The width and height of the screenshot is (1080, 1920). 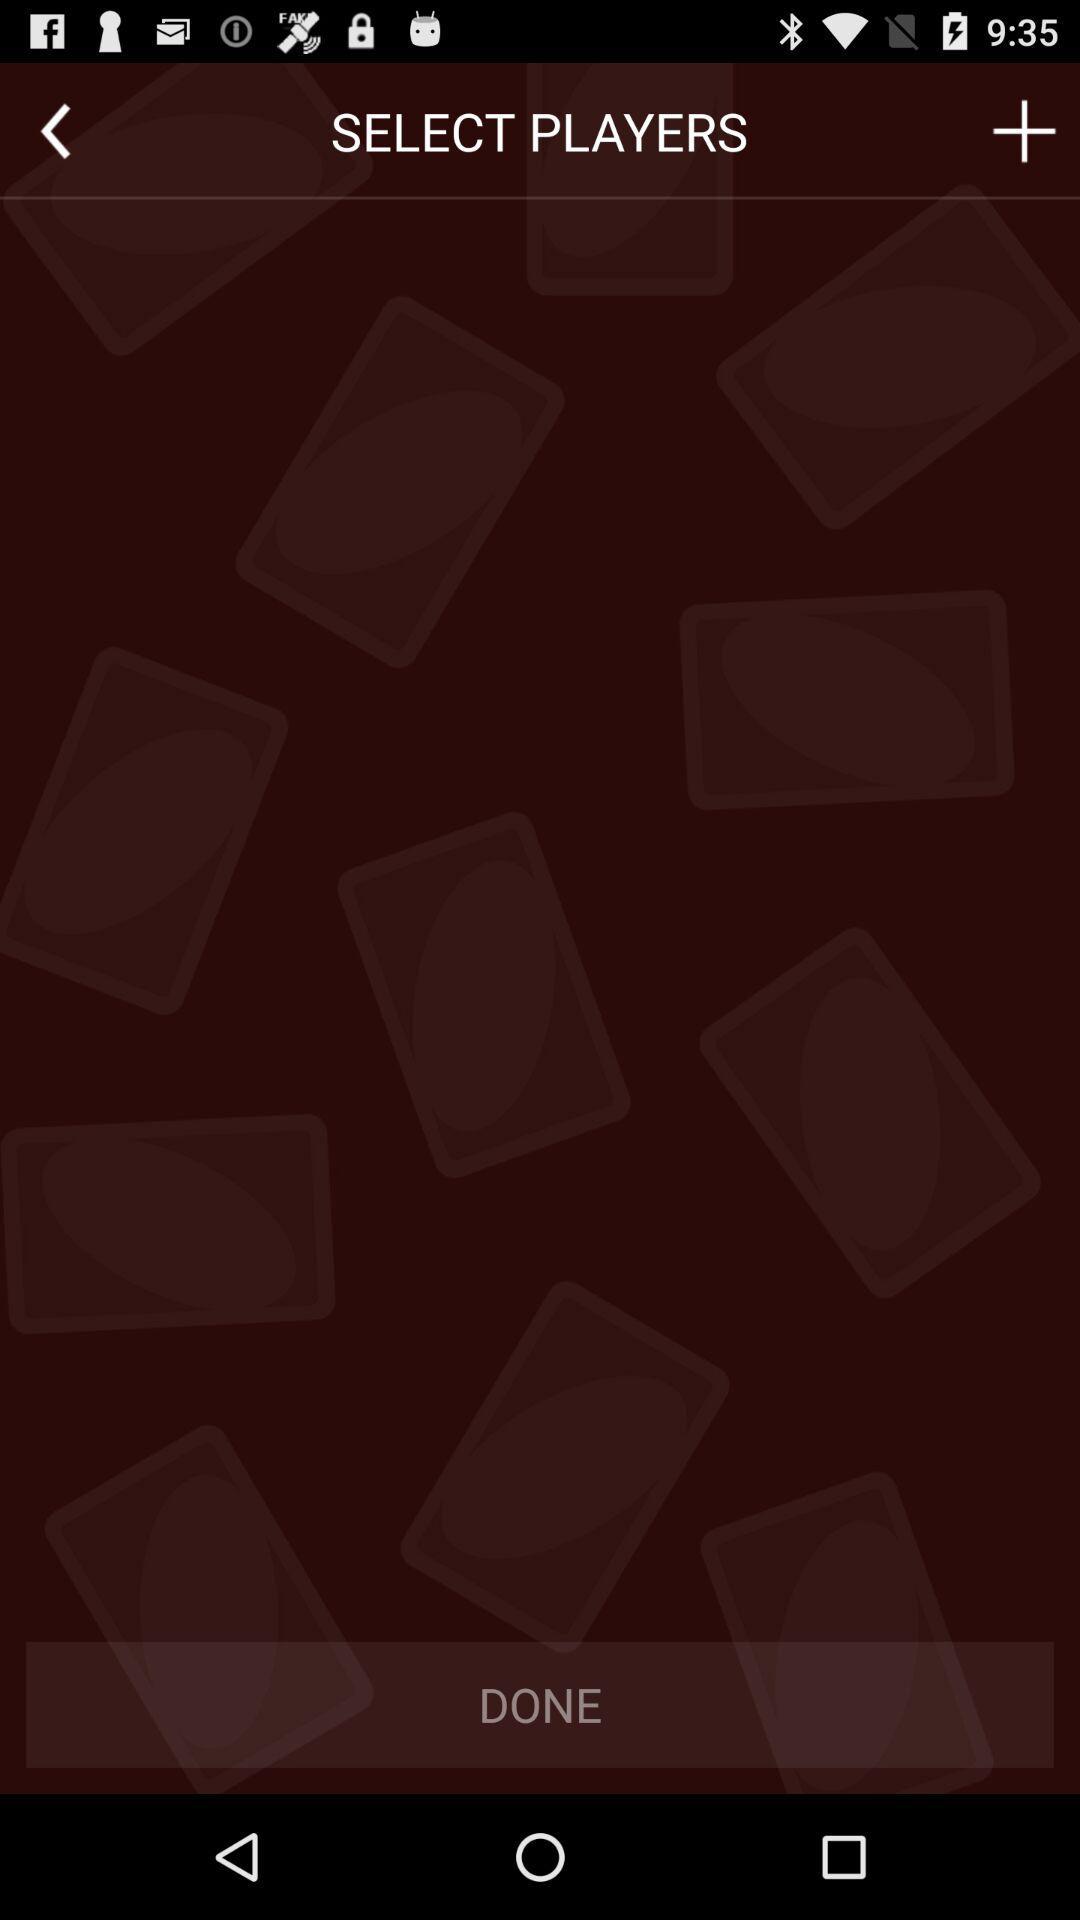 I want to click on go back, so click(x=54, y=130).